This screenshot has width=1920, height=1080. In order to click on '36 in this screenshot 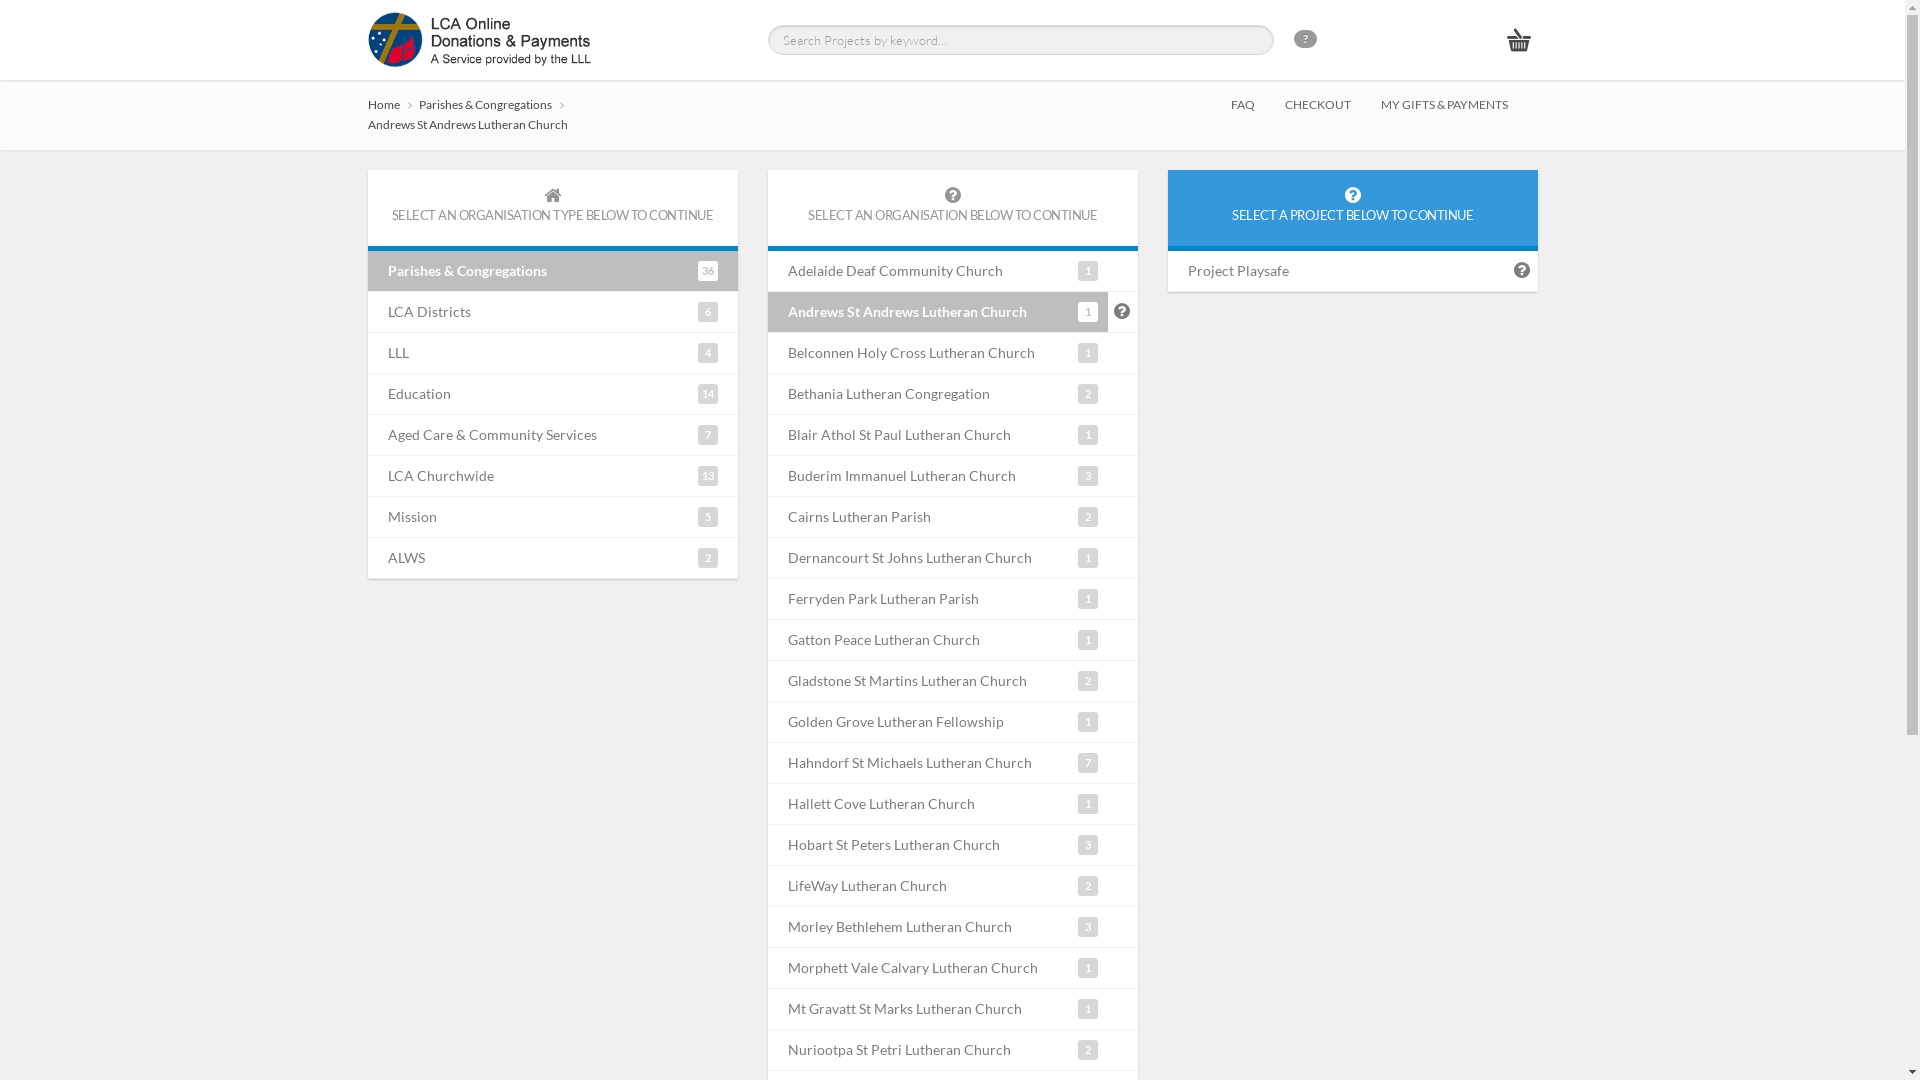, I will do `click(552, 270)`.